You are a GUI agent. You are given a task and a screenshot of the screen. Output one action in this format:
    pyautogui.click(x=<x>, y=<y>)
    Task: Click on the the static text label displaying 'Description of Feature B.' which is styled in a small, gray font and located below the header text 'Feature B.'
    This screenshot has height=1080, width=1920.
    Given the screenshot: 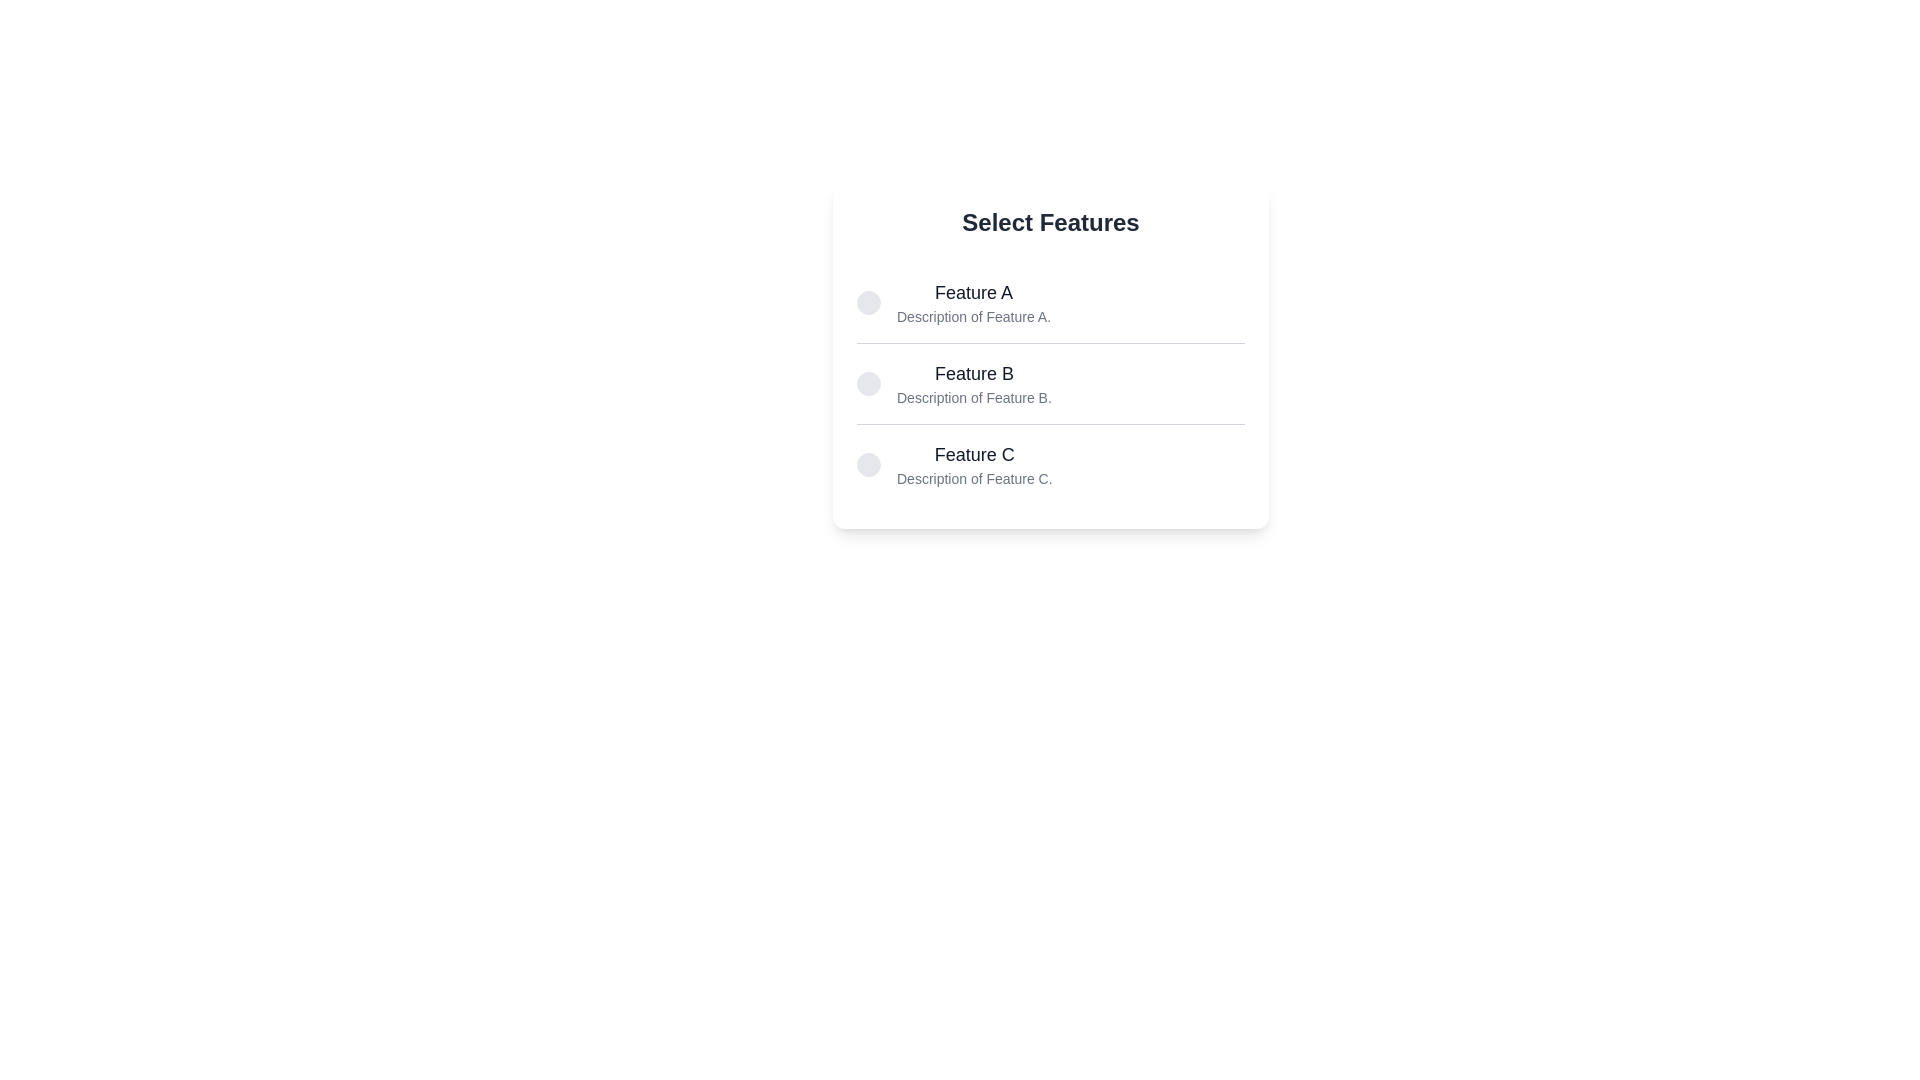 What is the action you would take?
    pyautogui.click(x=974, y=397)
    